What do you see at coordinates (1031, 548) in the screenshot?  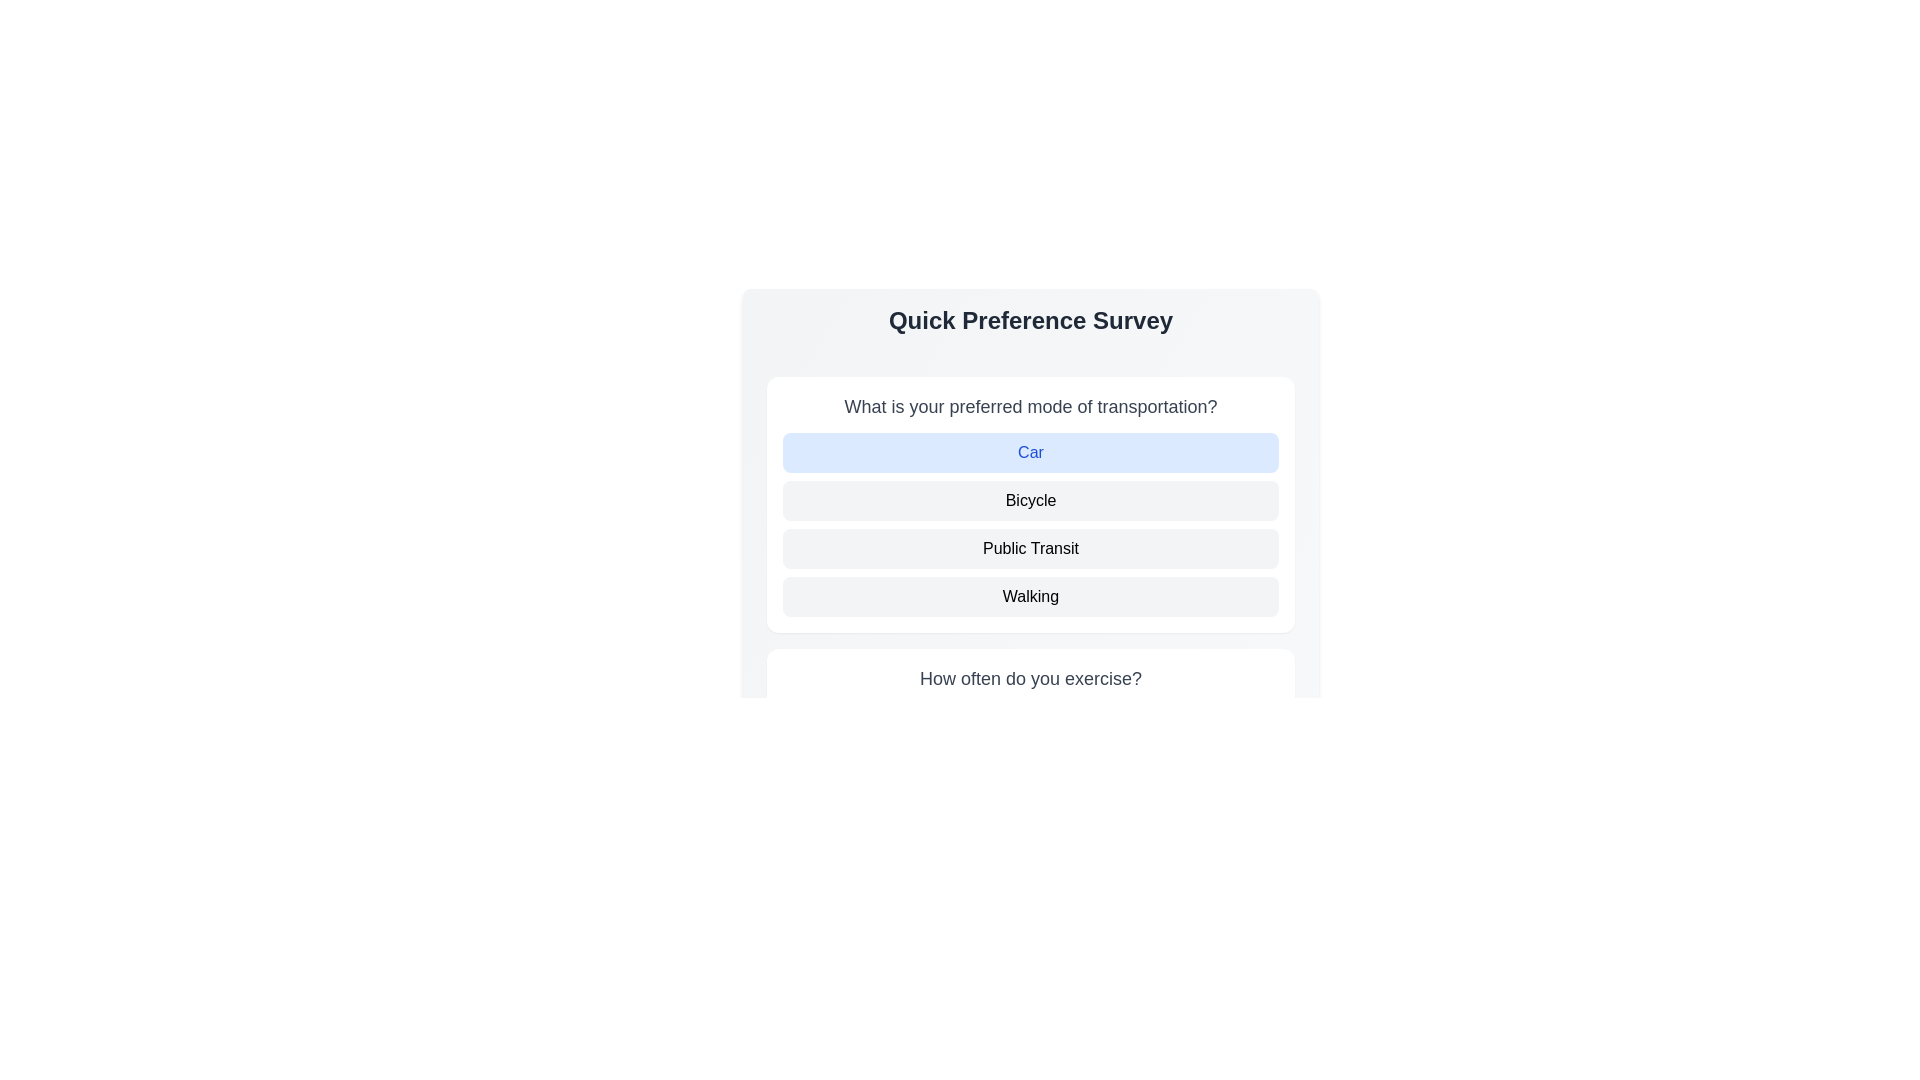 I see `the third button in the vertical selection menu for choosing a preferred mode of transportation, located under the question 'What is your preferred mode of transportation.'` at bounding box center [1031, 548].